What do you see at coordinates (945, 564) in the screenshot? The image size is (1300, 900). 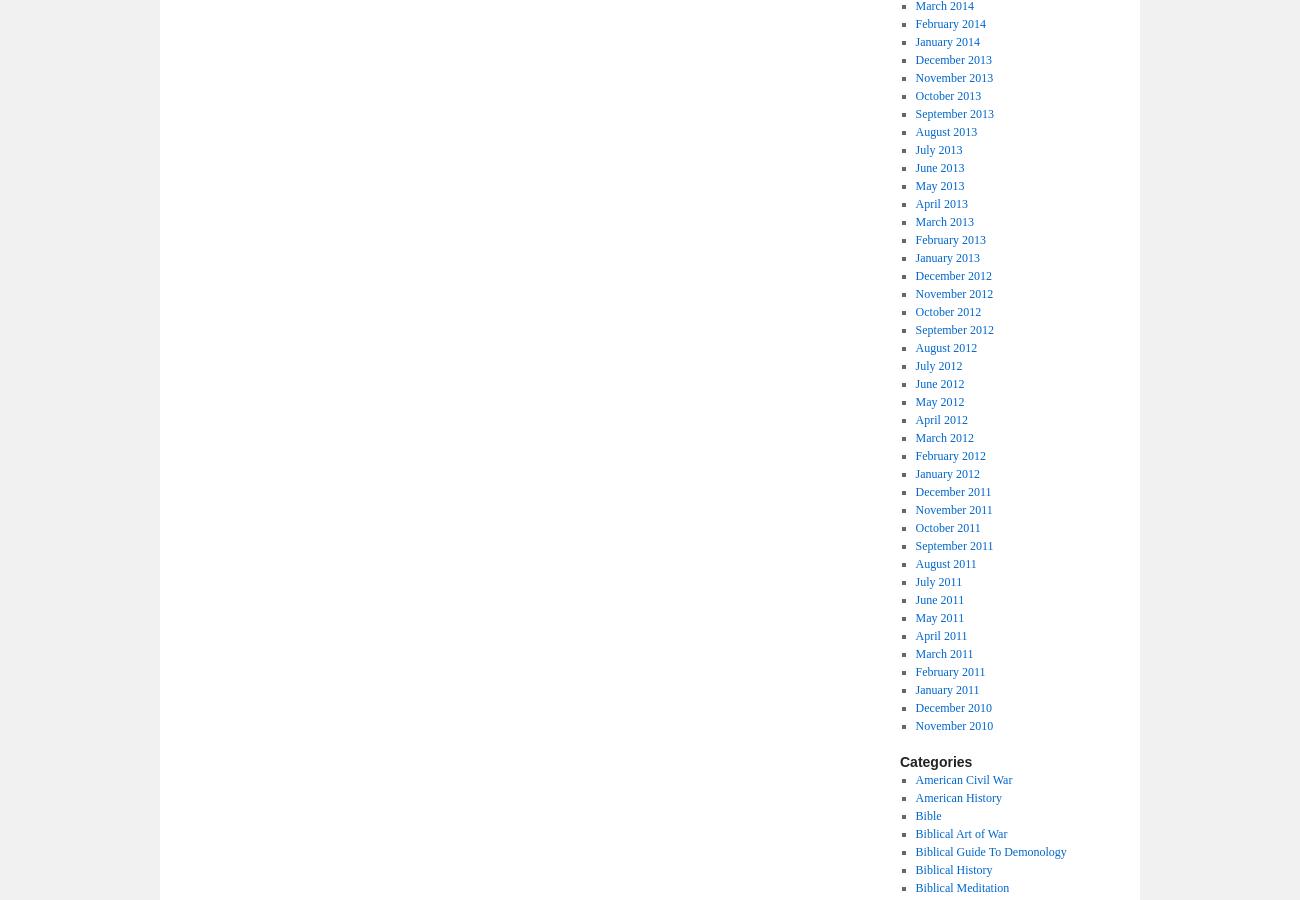 I see `'August 2011'` at bounding box center [945, 564].